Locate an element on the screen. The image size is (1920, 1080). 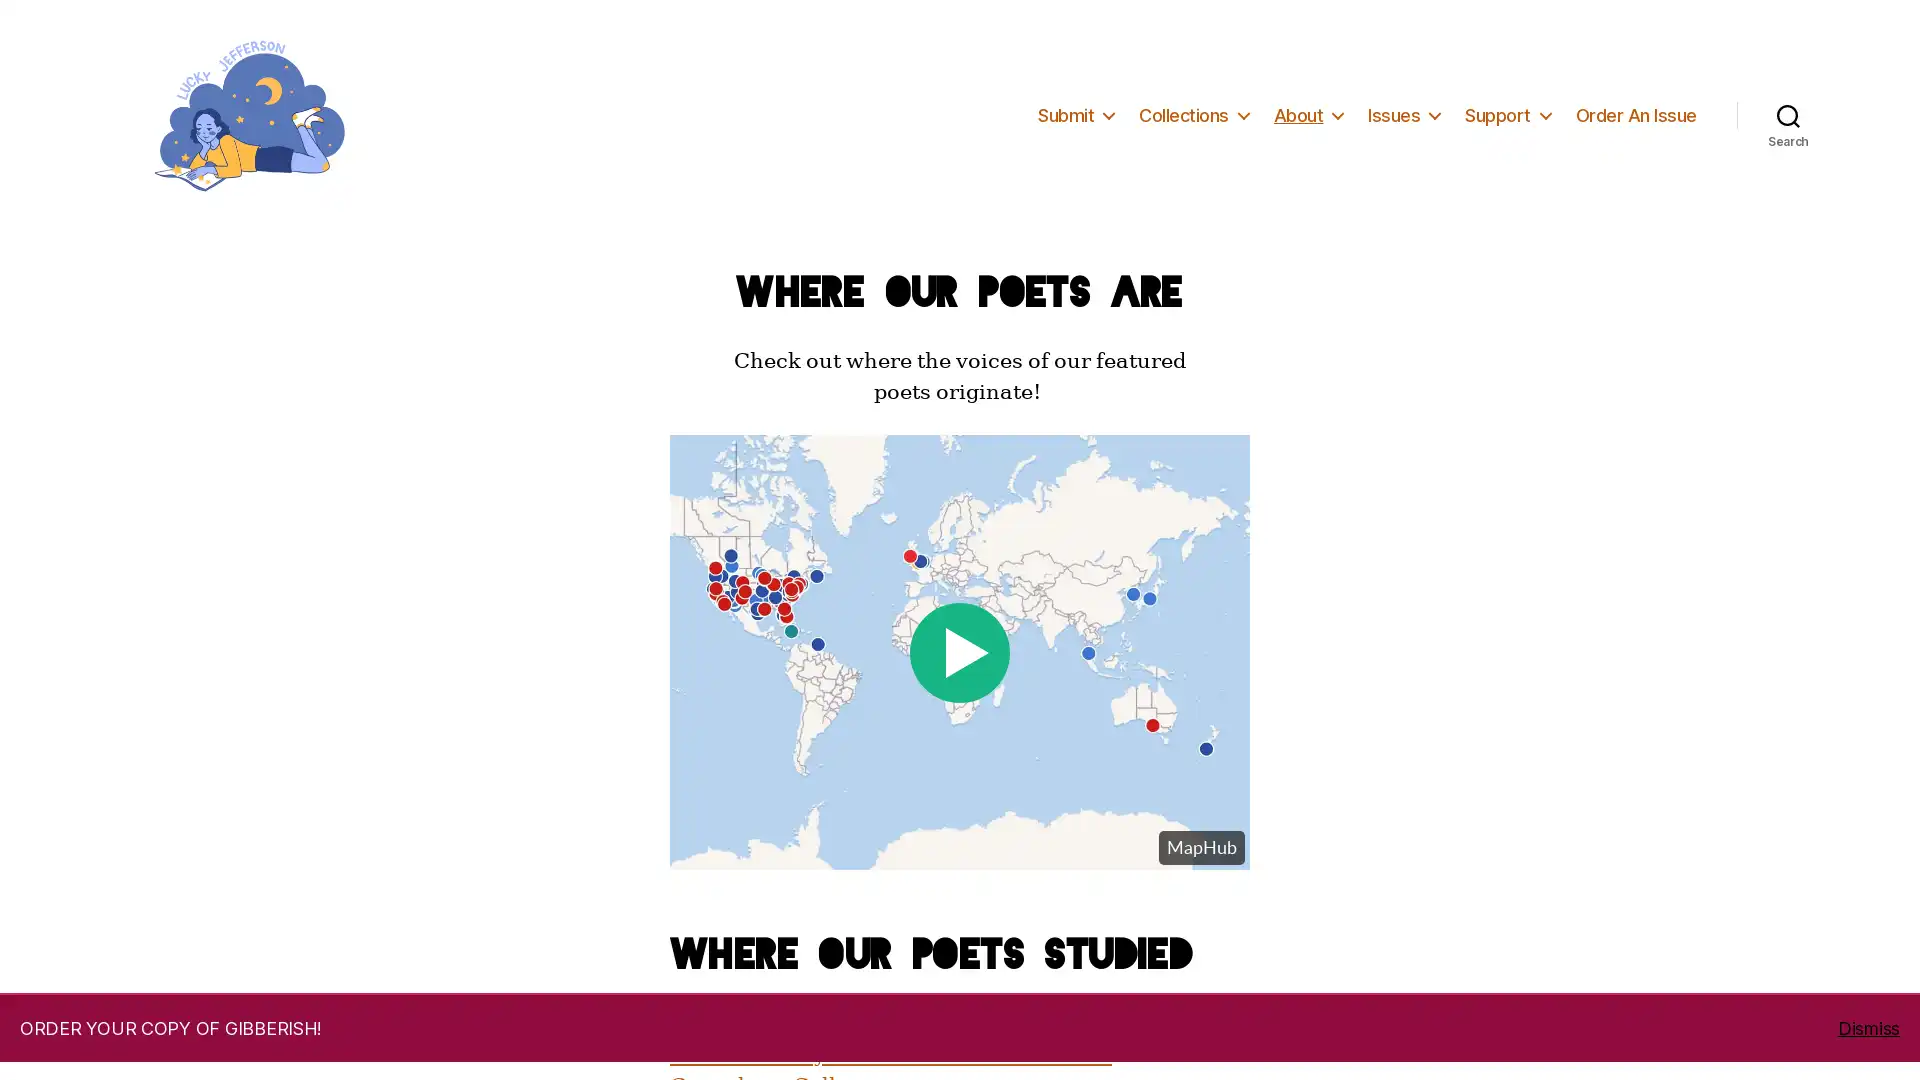
Search is located at coordinates (1788, 115).